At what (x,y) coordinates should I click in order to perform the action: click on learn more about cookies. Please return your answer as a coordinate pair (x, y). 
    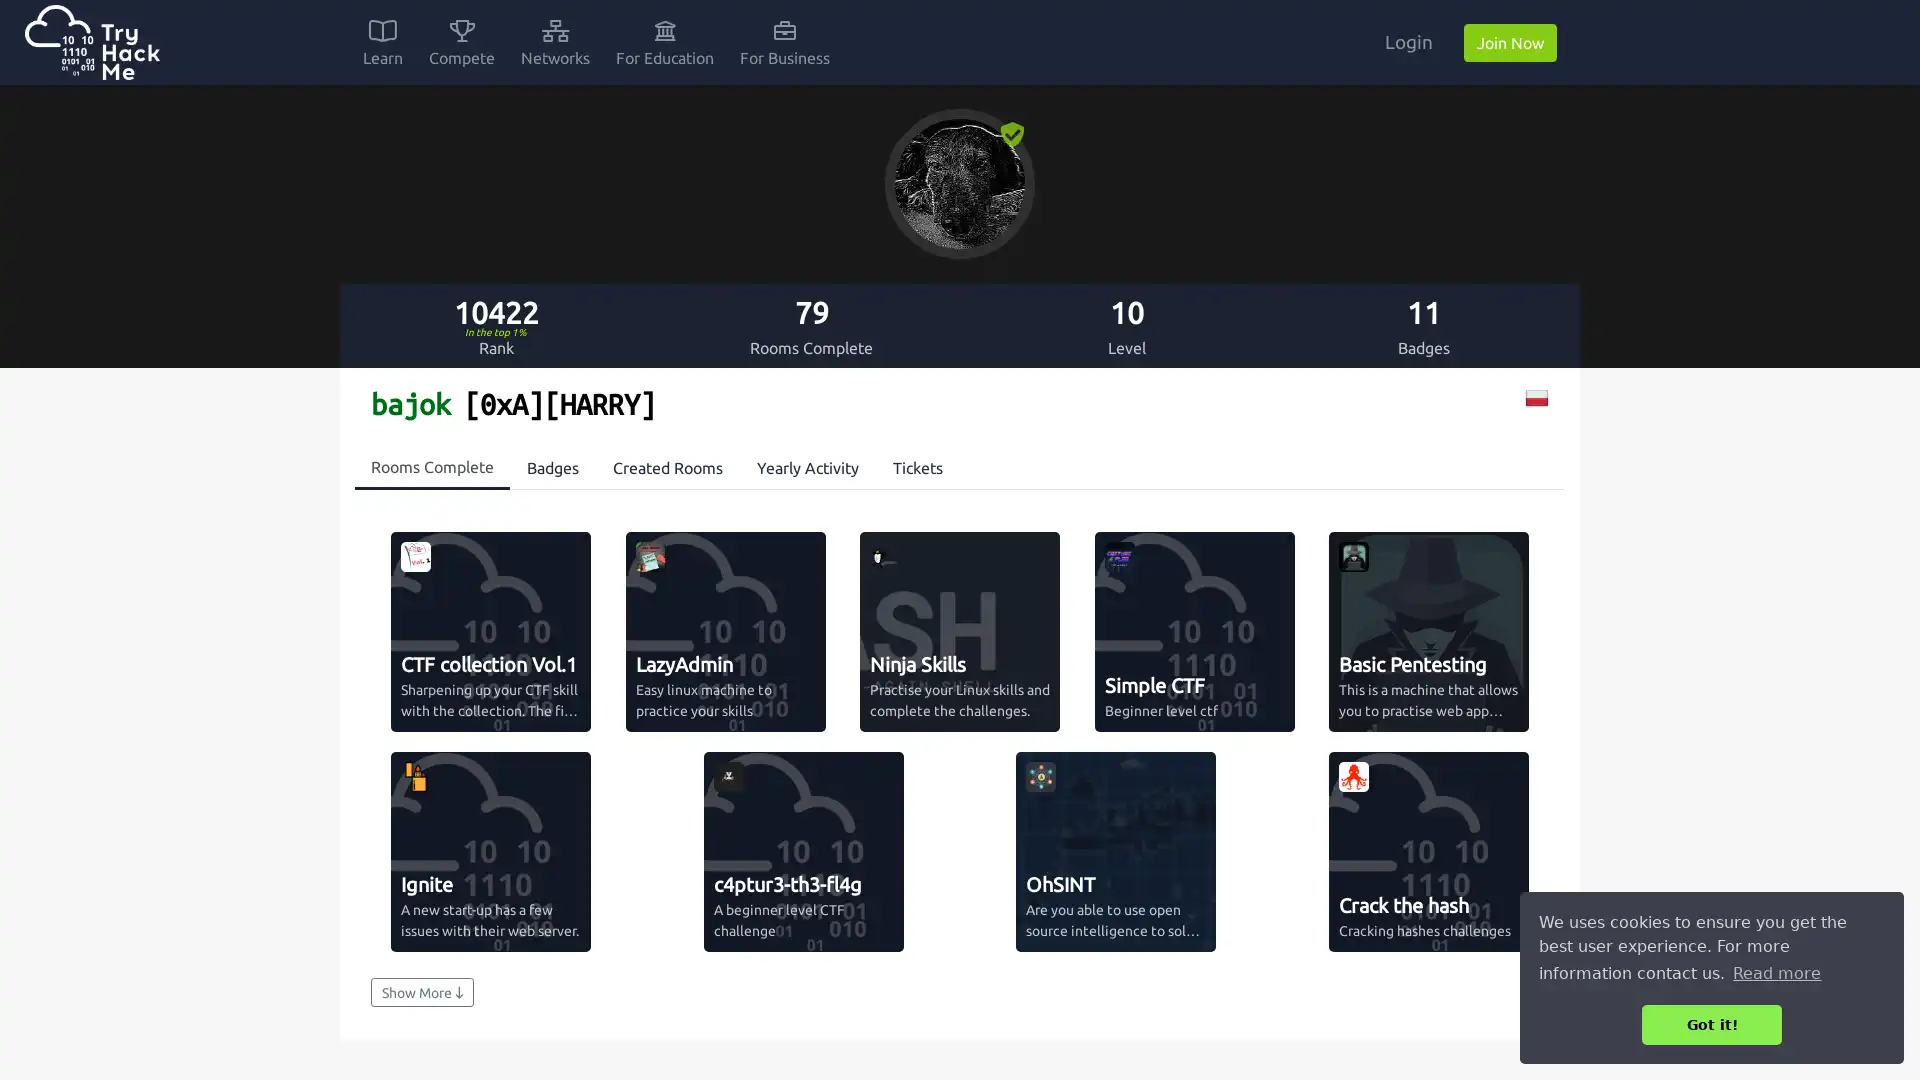
    Looking at the image, I should click on (1776, 972).